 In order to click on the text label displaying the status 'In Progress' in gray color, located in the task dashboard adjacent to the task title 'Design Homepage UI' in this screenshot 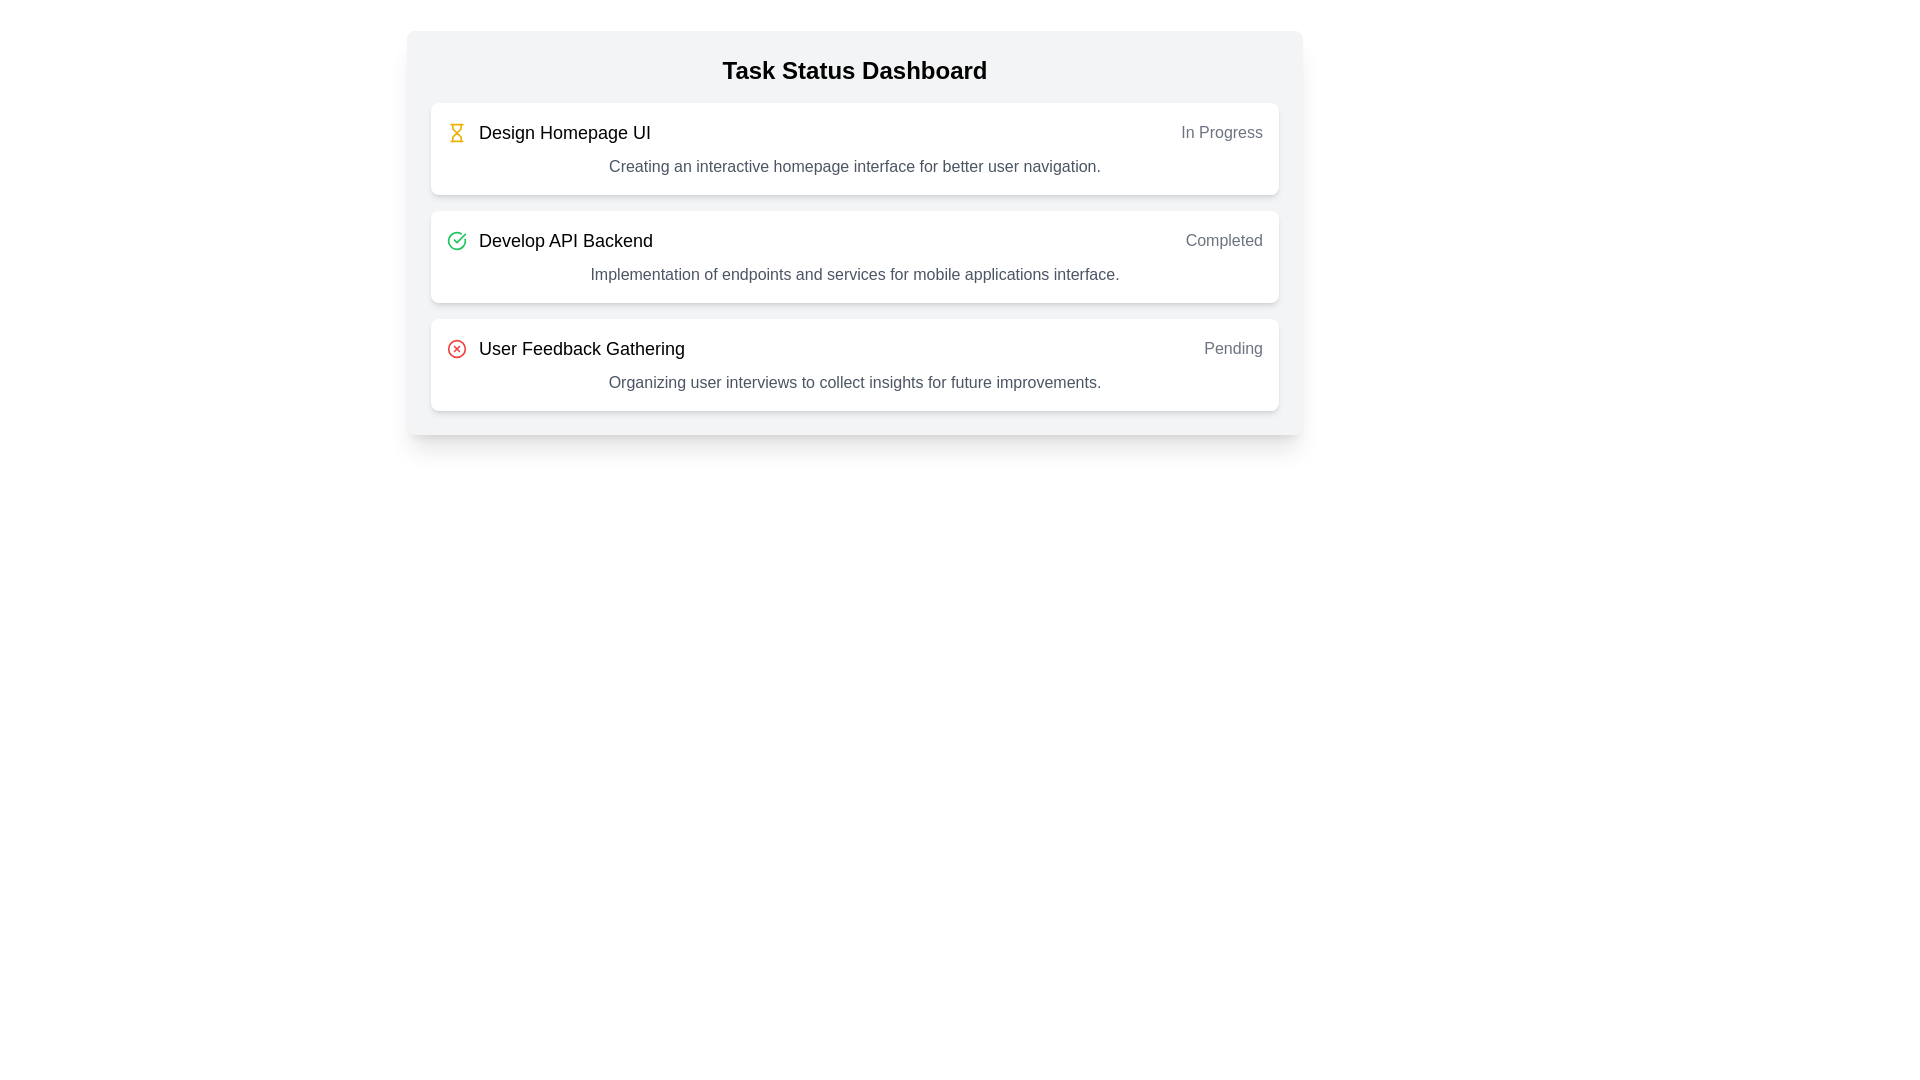, I will do `click(1221, 132)`.